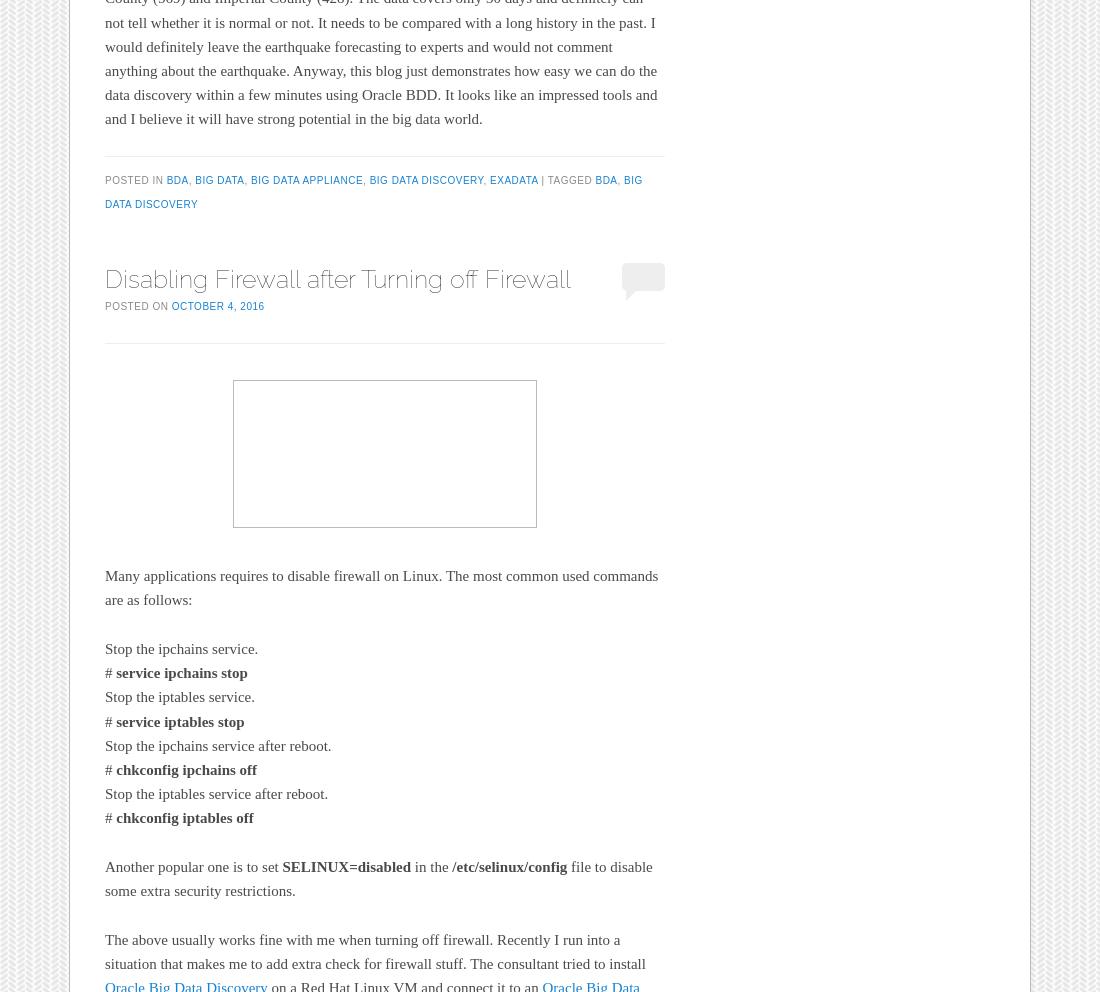 Image resolution: width=1100 pixels, height=992 pixels. Describe the element at coordinates (378, 879) in the screenshot. I see `'file to disable some extra security restrictions.'` at that location.